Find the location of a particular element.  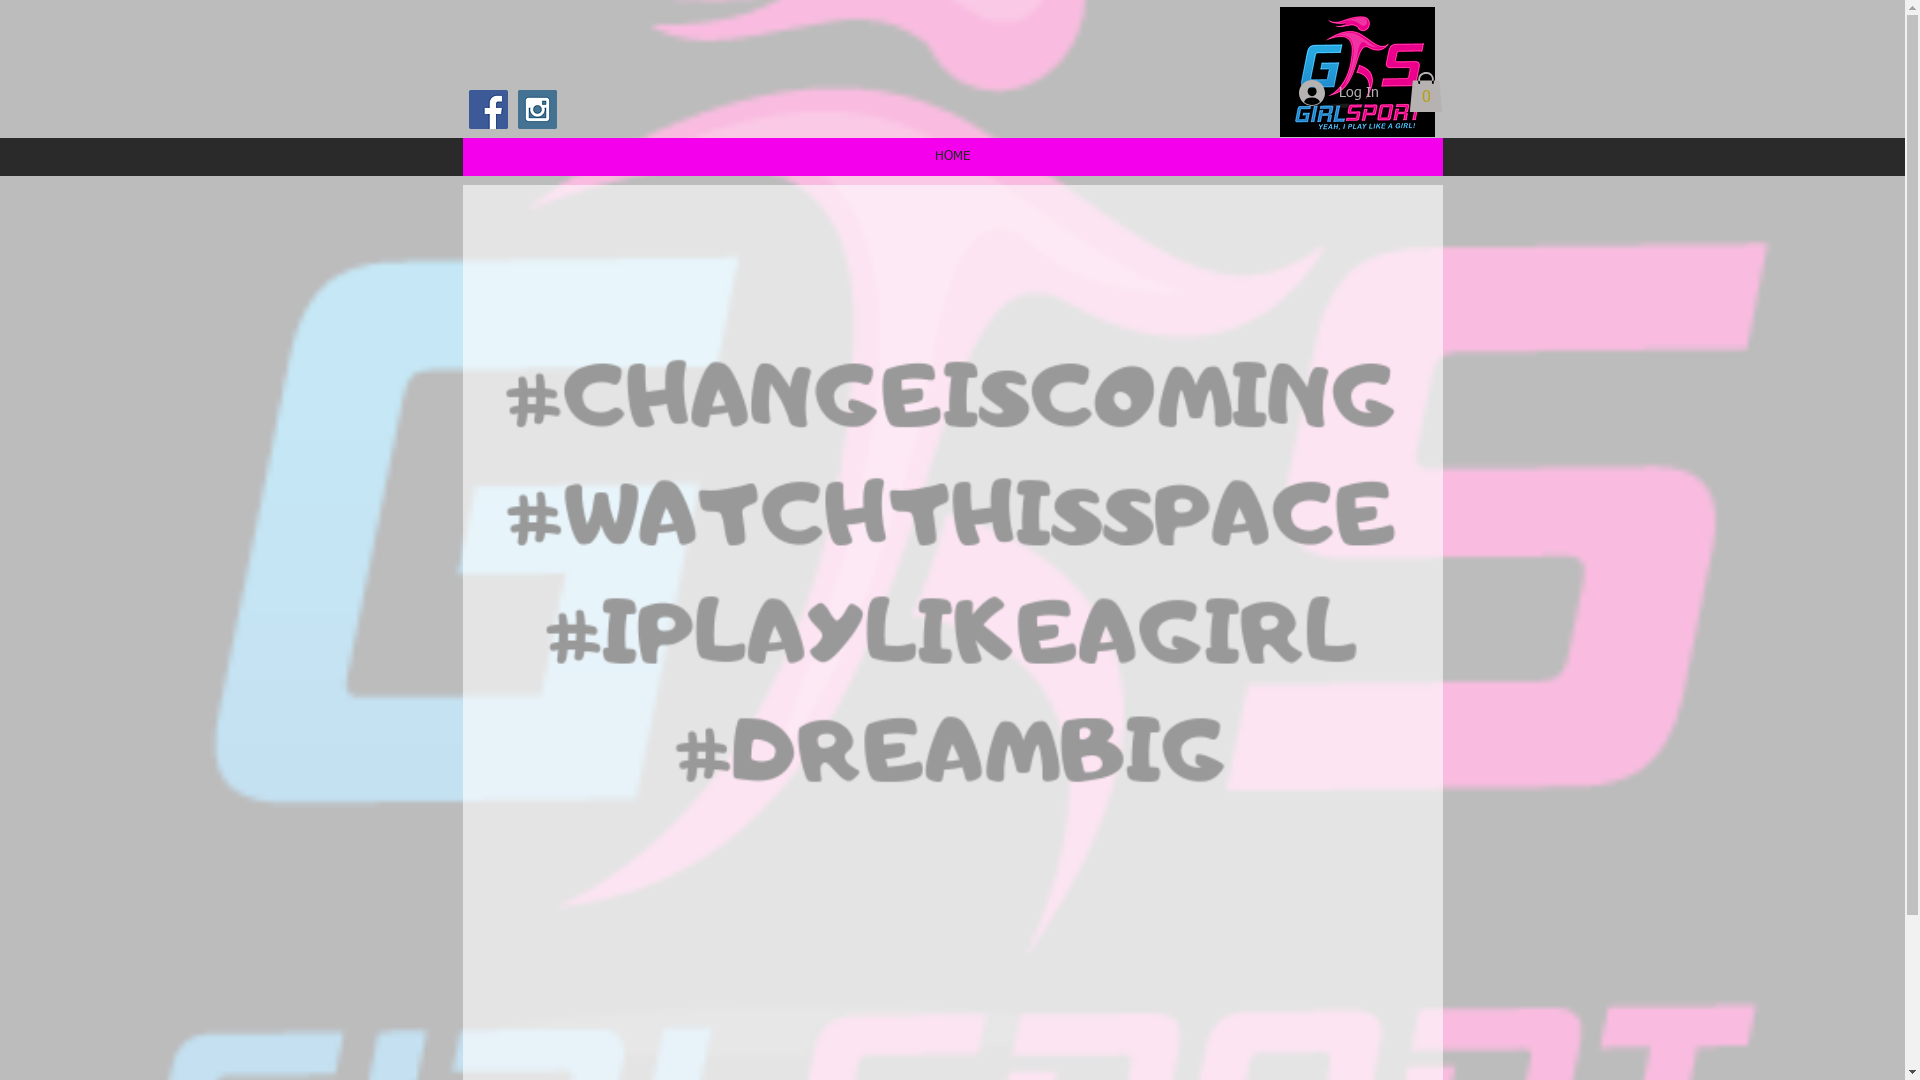

'0' is located at coordinates (1424, 92).